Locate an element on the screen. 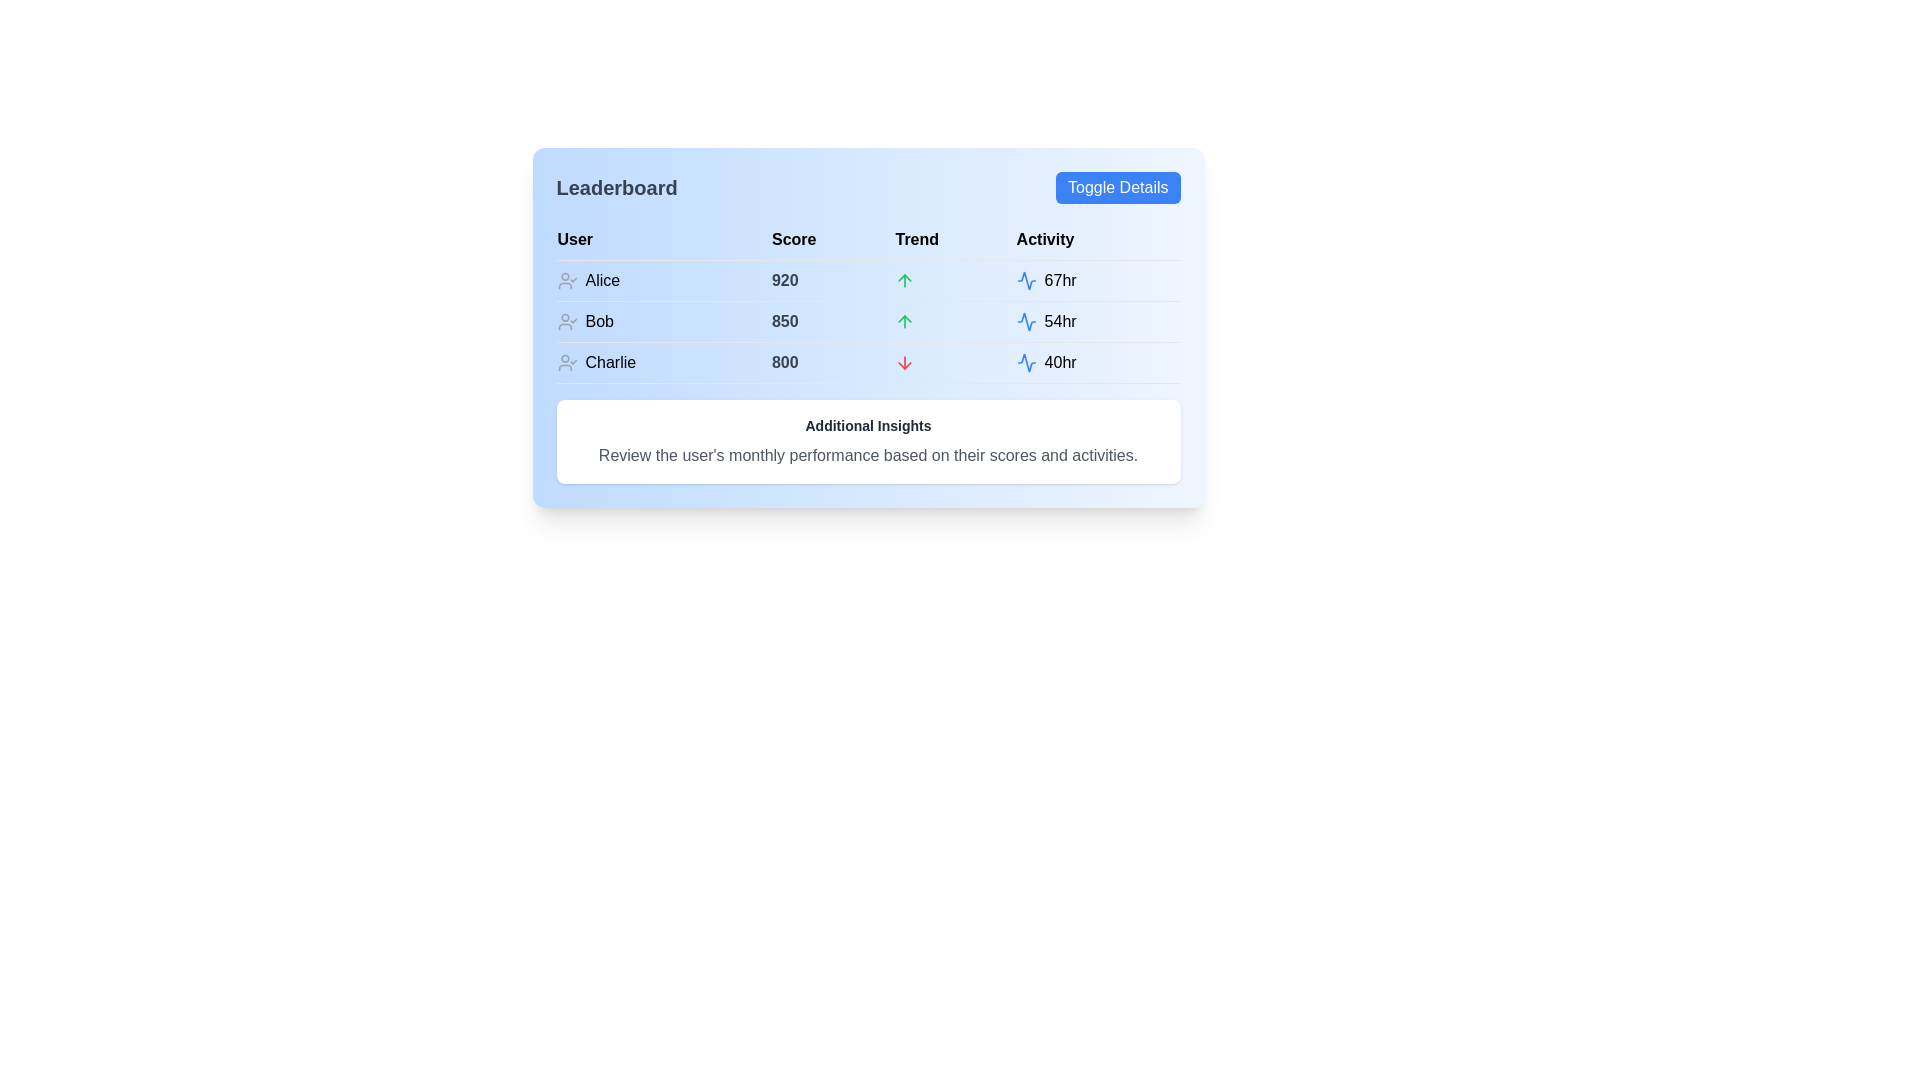  the user profile icon with a checkmark located to the left of the name 'Charlie' in the leaderboard table is located at coordinates (566, 362).